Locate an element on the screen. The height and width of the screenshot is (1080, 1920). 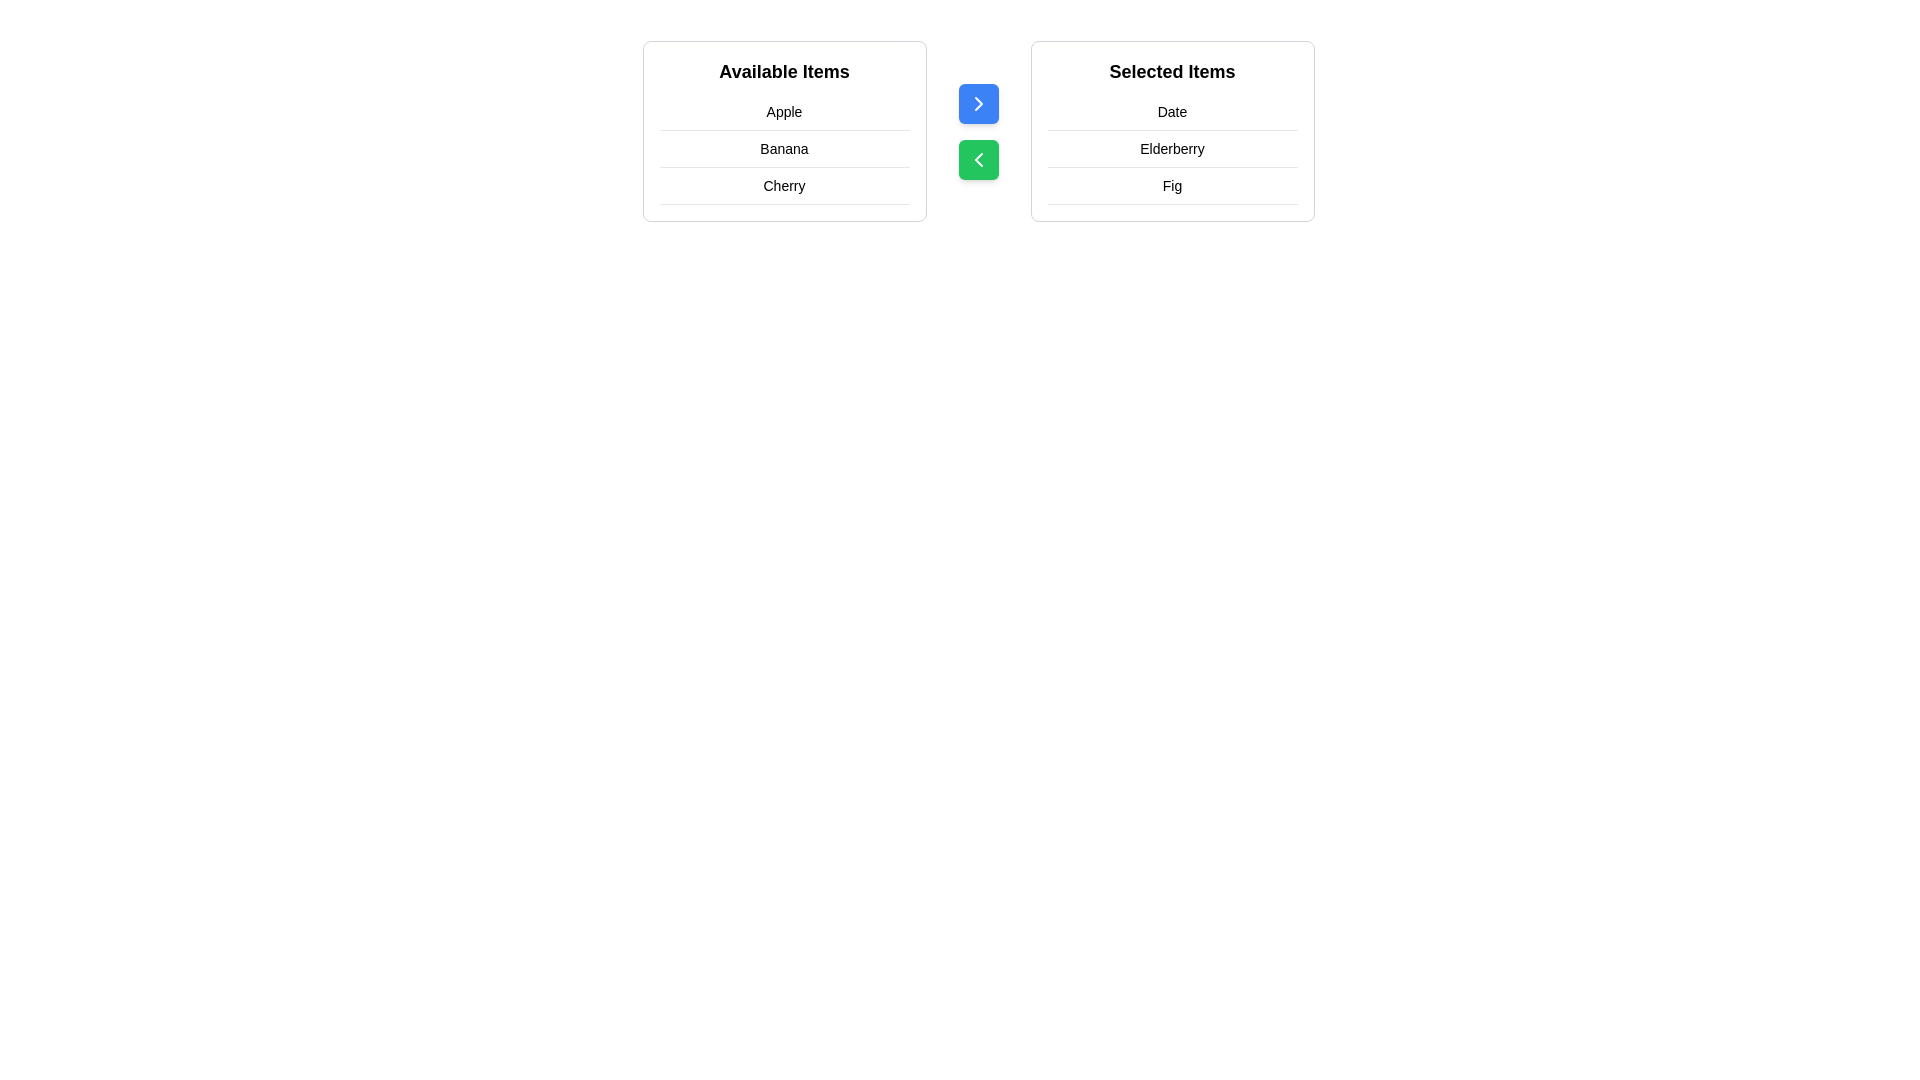
the second item in the 'Available Items' list, which is located after 'Apple' and before 'Cherry' is located at coordinates (783, 148).